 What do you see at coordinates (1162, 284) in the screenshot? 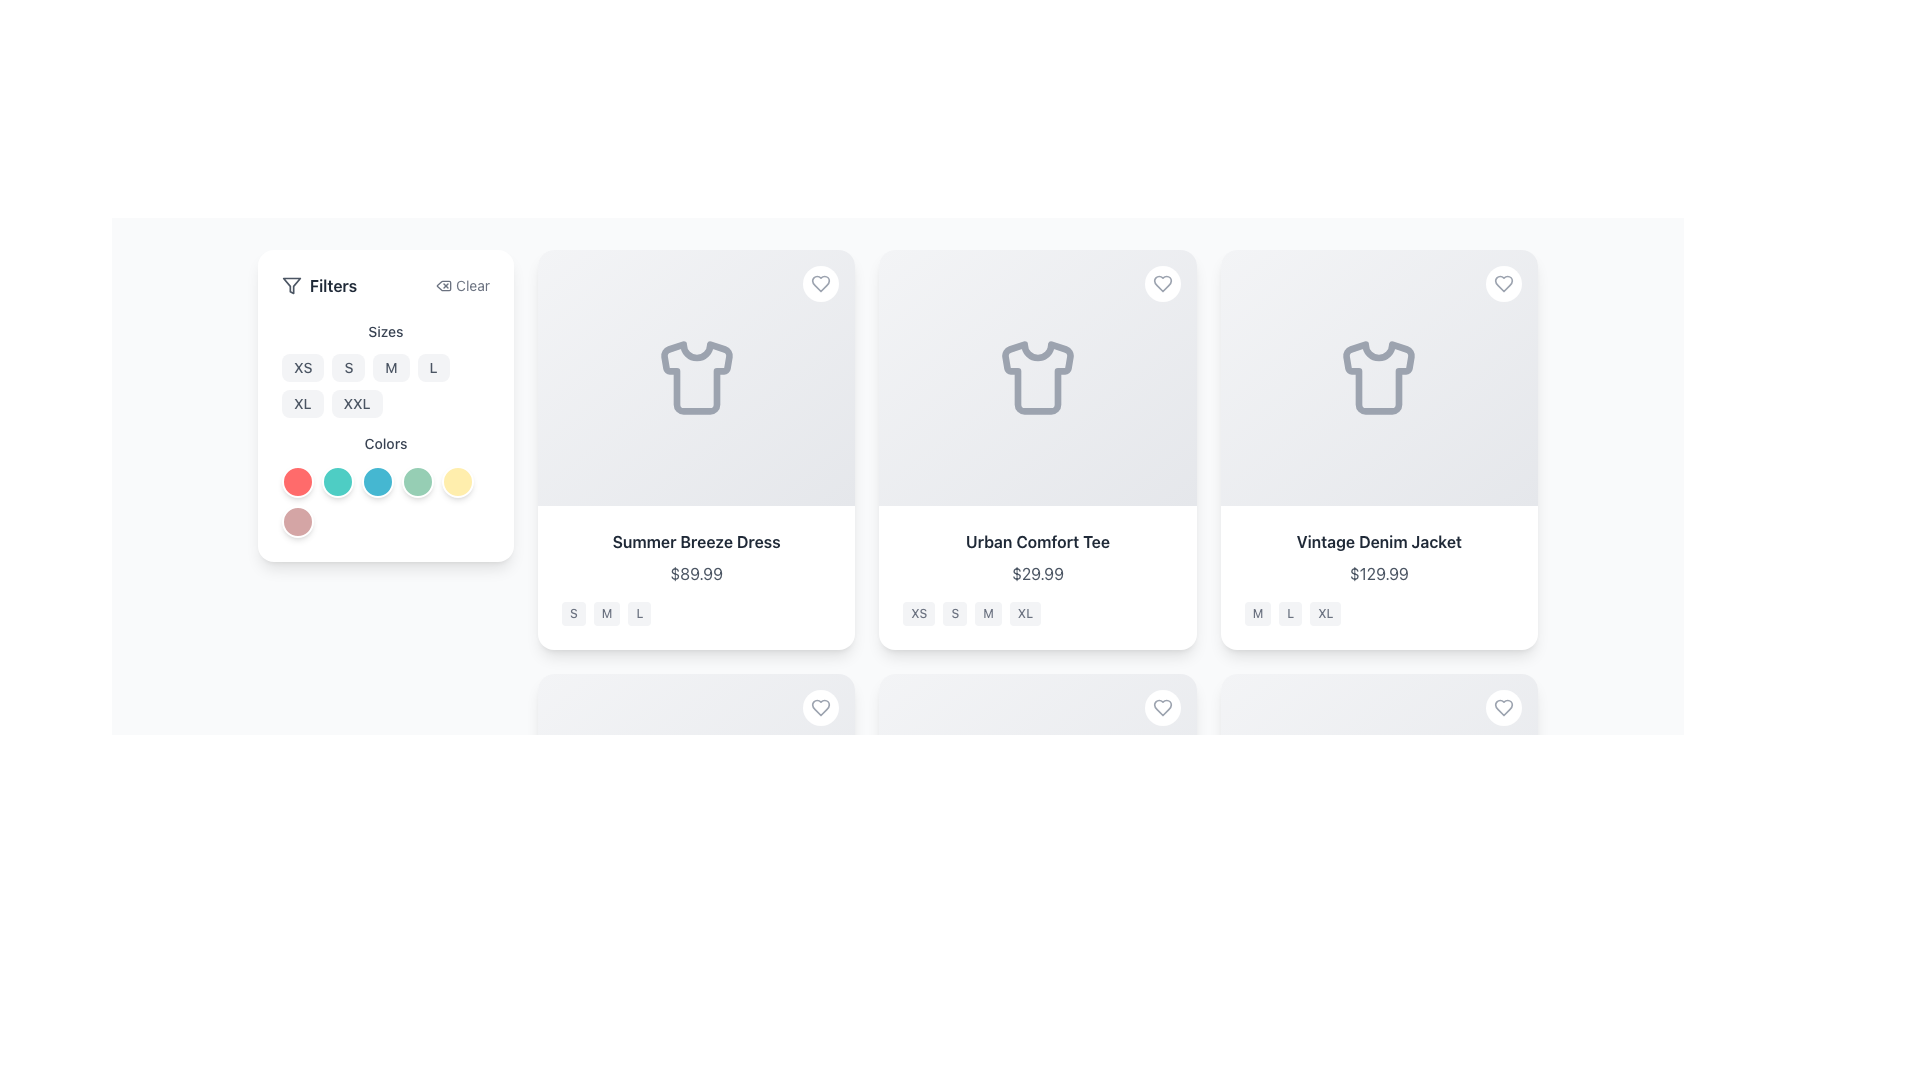
I see `the heart icon located in the top-right corner of the second card representing the product 'Urban Comfort Tee'` at bounding box center [1162, 284].